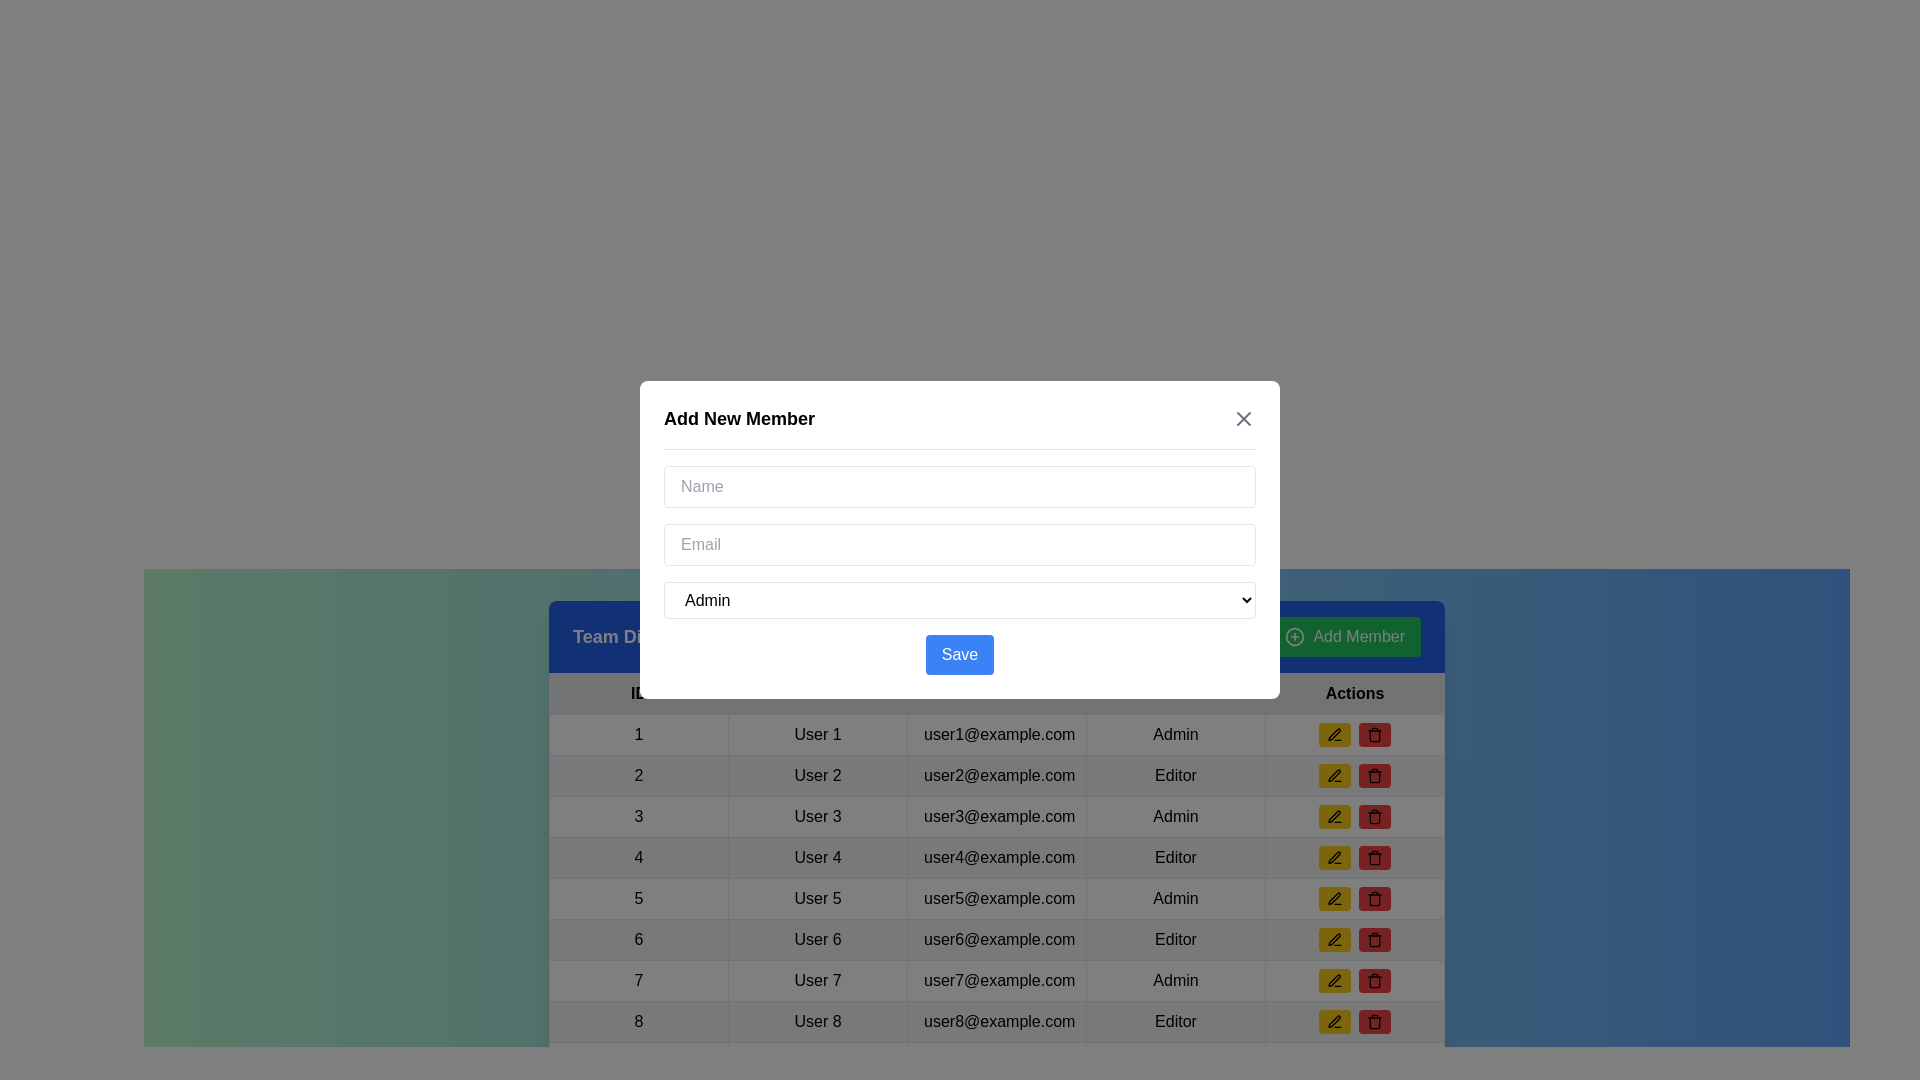 This screenshot has height=1080, width=1920. Describe the element at coordinates (1354, 693) in the screenshot. I see `the 'Actions' text label, which is the last column in the header row of a table and displays the word 'Actions' in bold black font` at that location.